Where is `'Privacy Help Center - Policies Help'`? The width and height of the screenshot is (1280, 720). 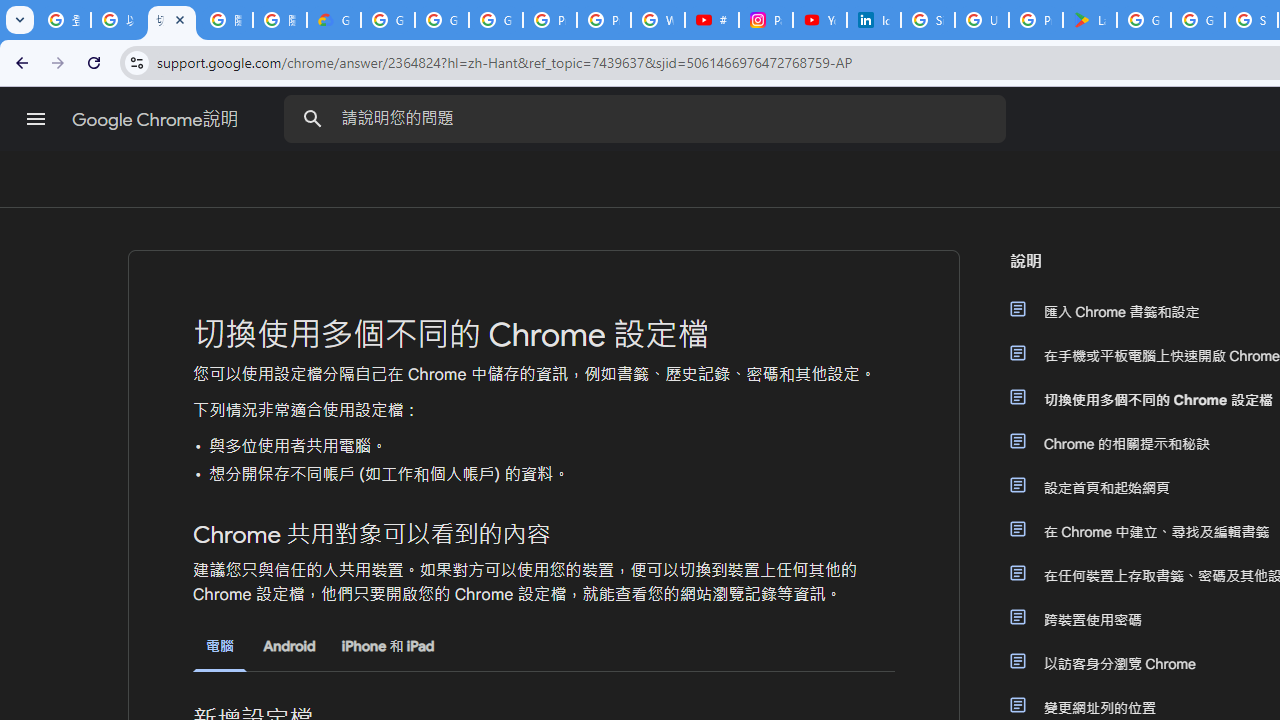 'Privacy Help Center - Policies Help' is located at coordinates (603, 20).